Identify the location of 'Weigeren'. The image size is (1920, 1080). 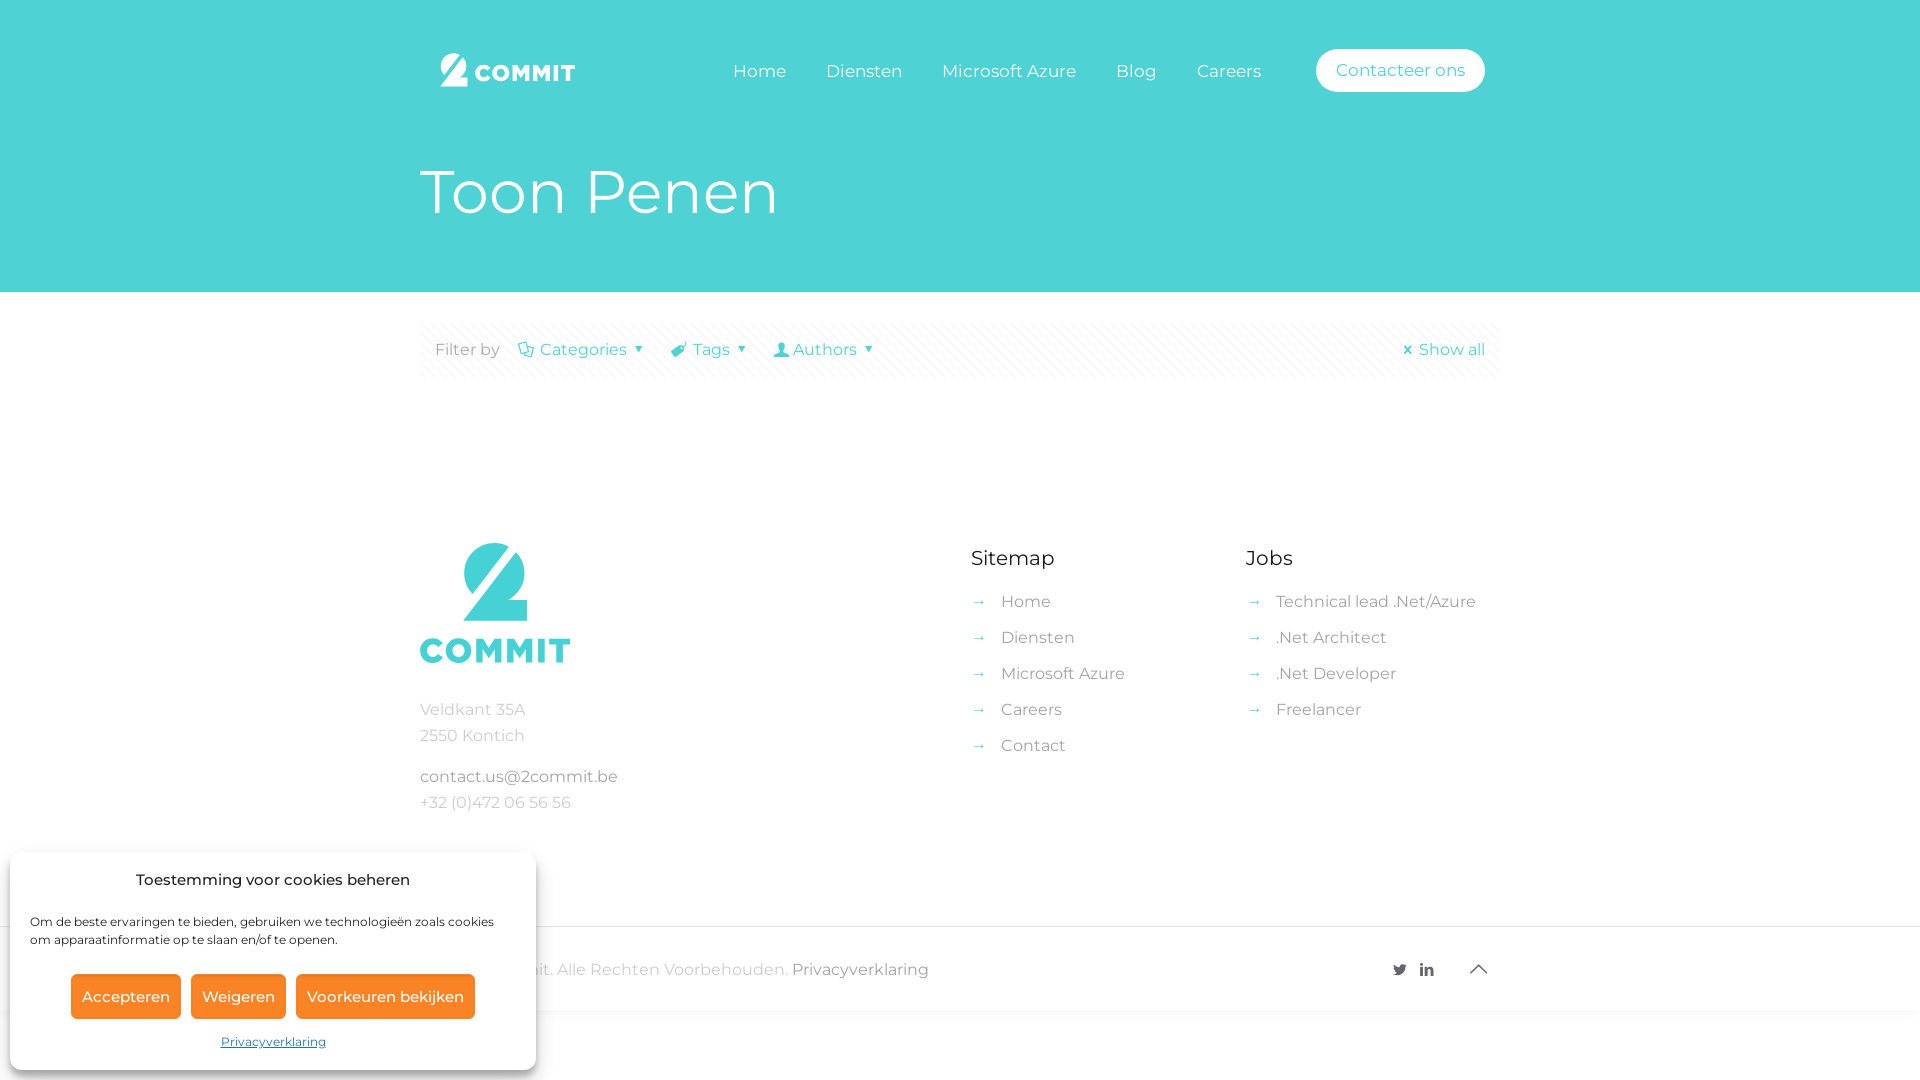
(191, 996).